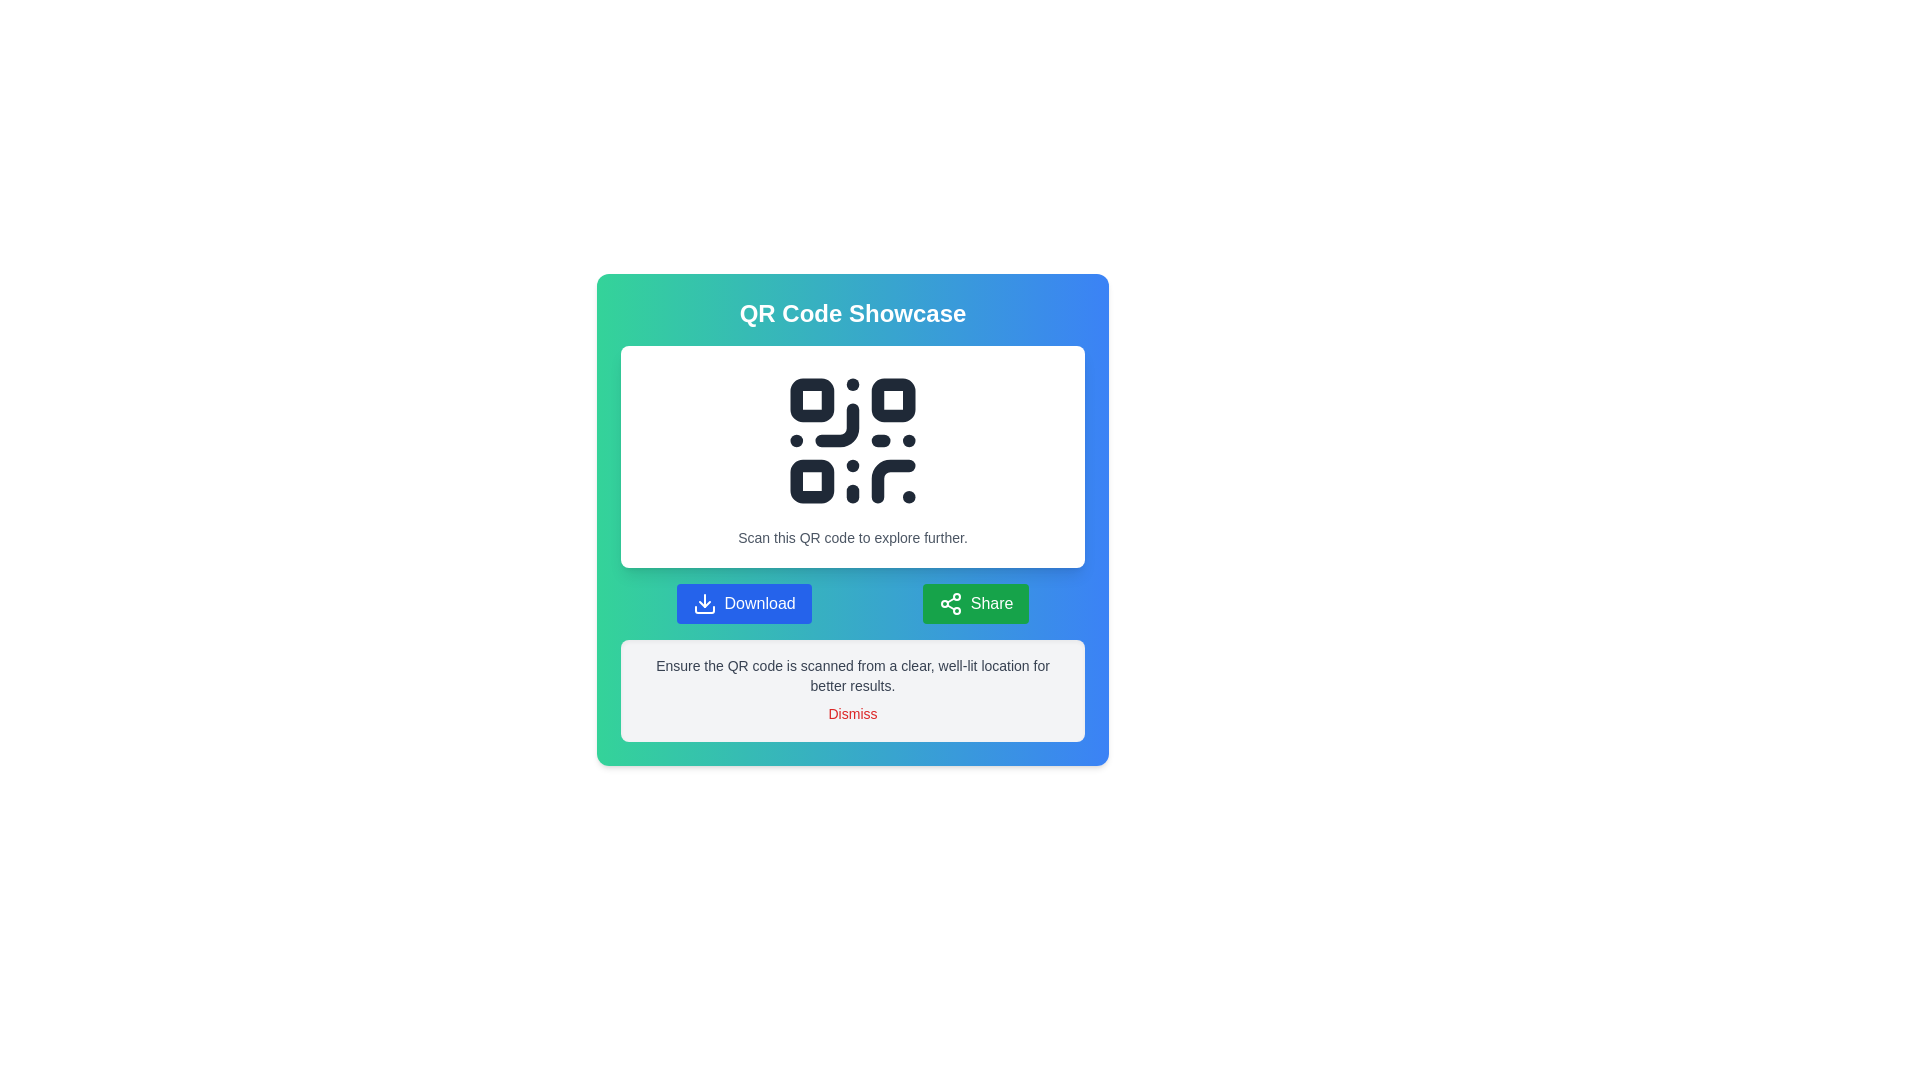 This screenshot has height=1080, width=1920. Describe the element at coordinates (853, 439) in the screenshot. I see `the QR code element located in the center of the card labeled 'QR Code Showcase'` at that location.